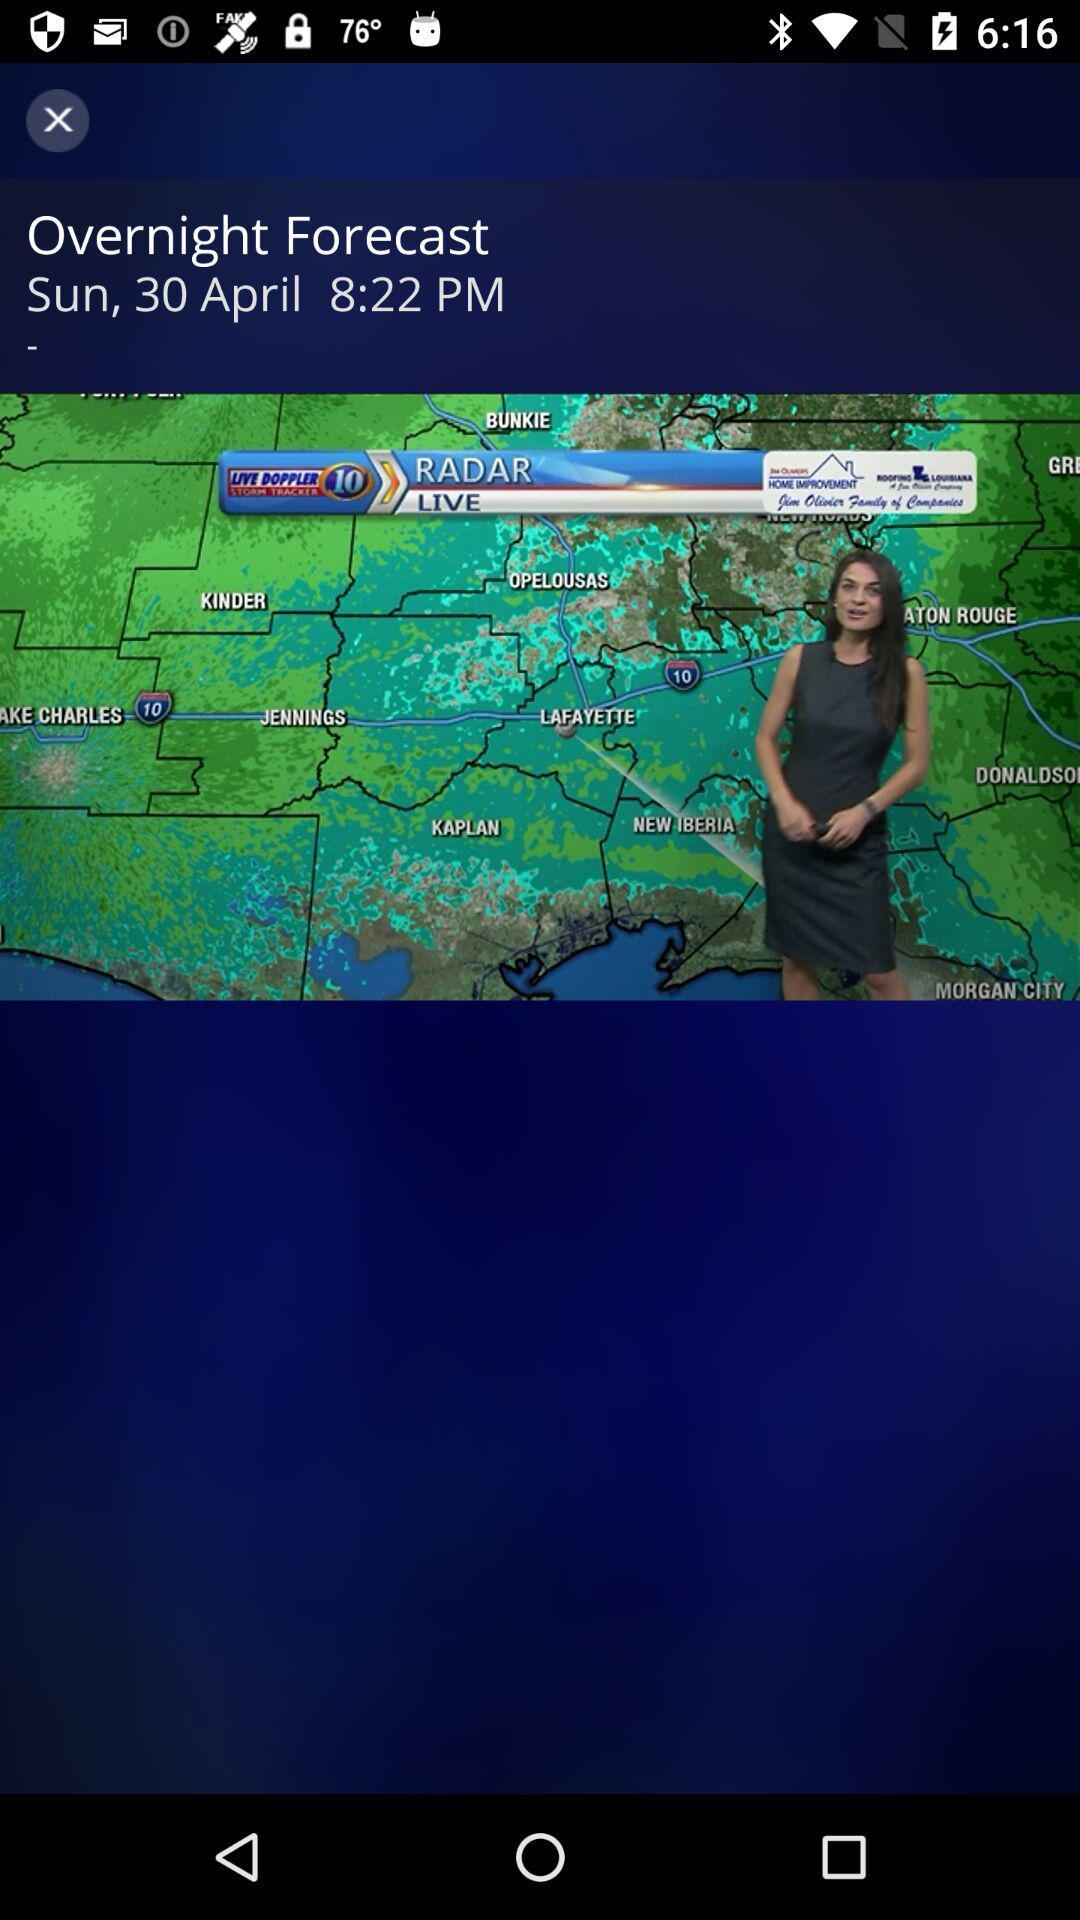  What do you see at coordinates (56, 119) in the screenshot?
I see `the close icon` at bounding box center [56, 119].